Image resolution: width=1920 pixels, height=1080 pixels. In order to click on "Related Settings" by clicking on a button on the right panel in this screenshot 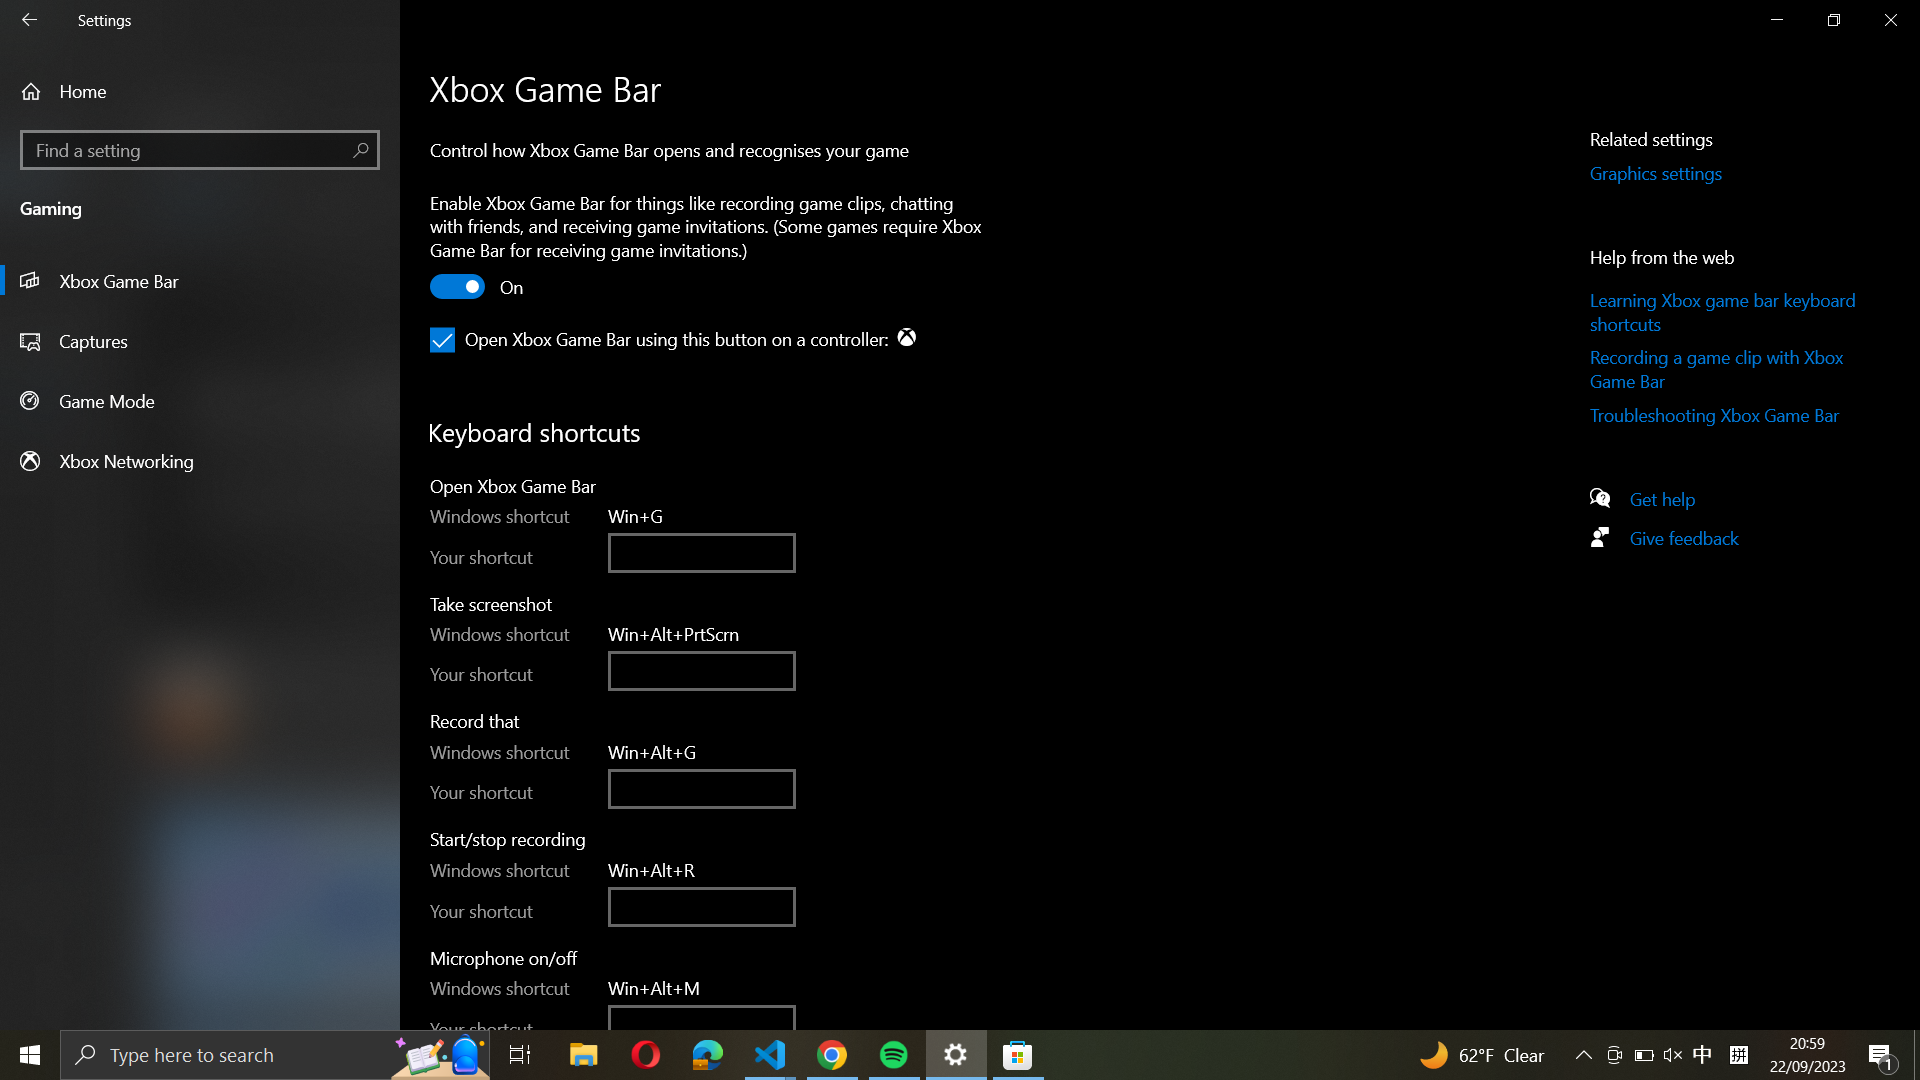, I will do `click(1679, 173)`.